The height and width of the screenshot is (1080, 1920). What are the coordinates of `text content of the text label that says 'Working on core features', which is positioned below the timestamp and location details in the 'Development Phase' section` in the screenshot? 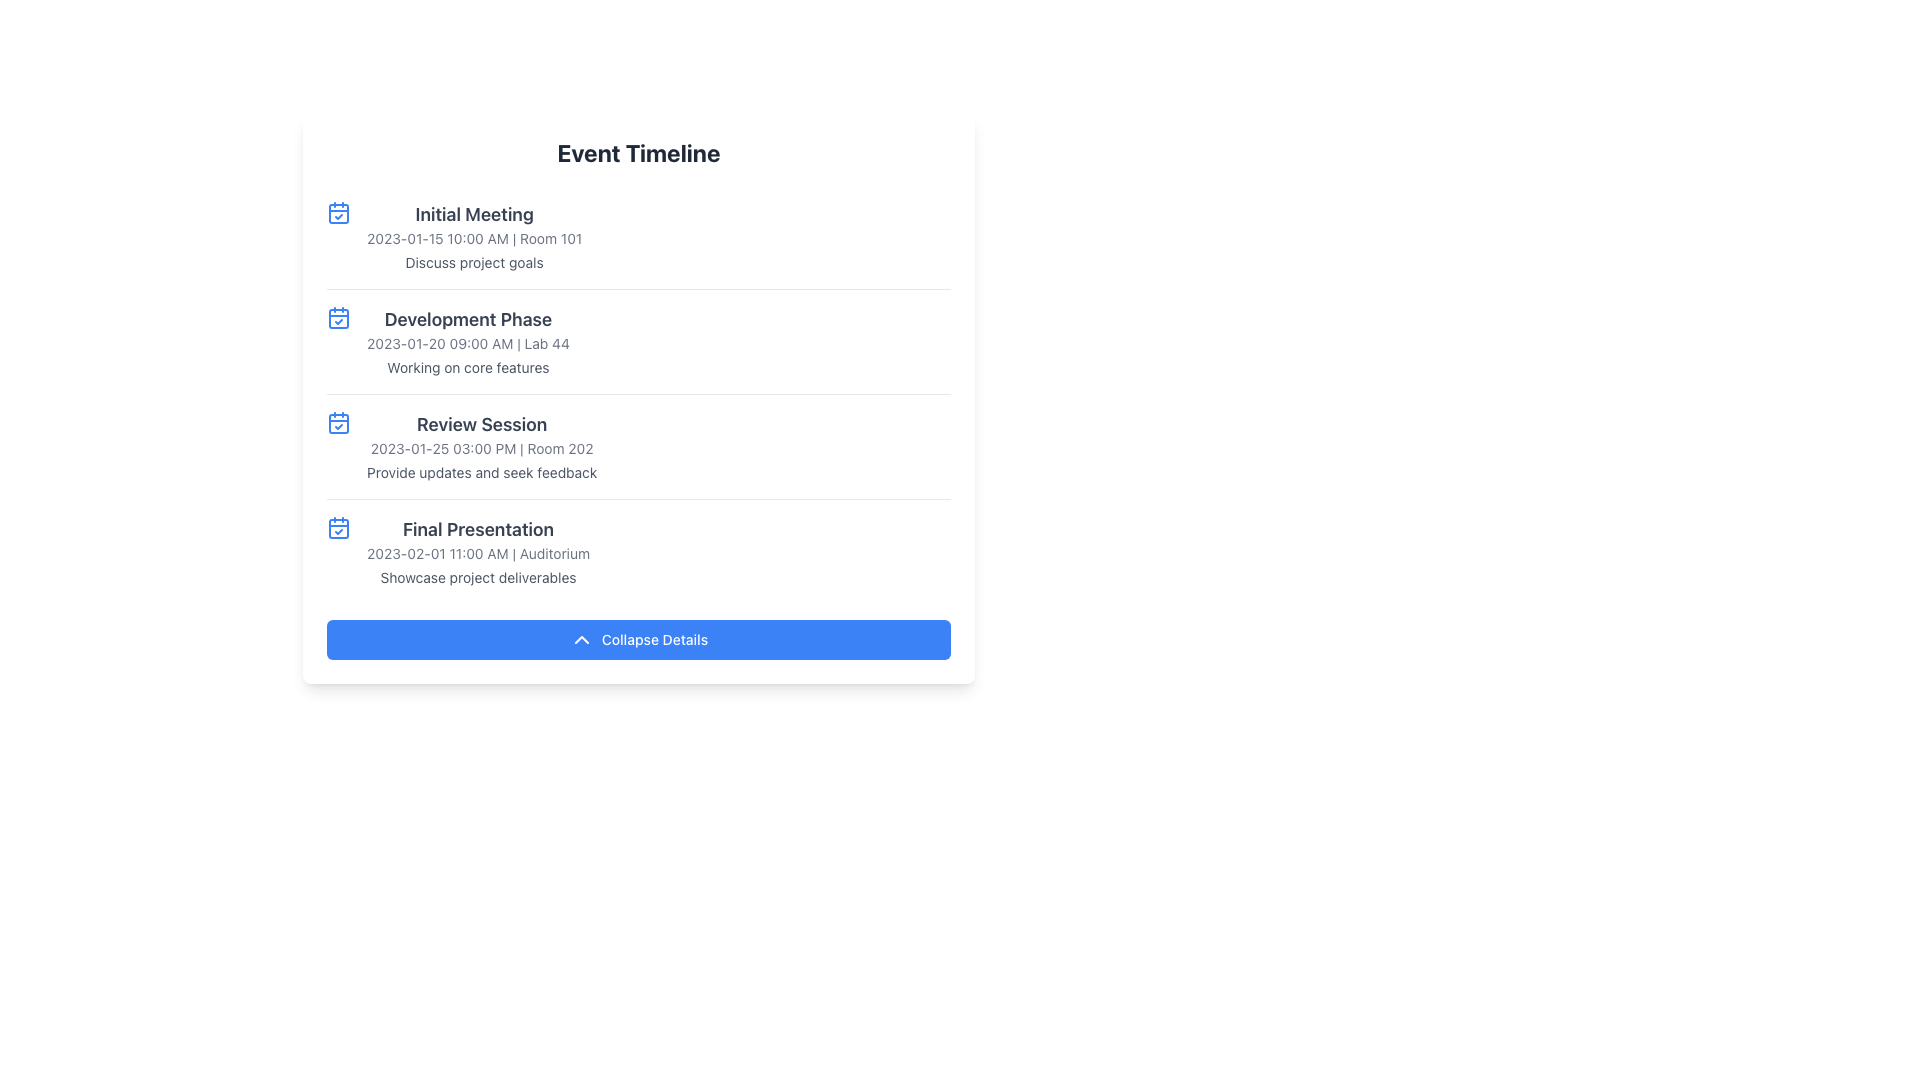 It's located at (467, 367).